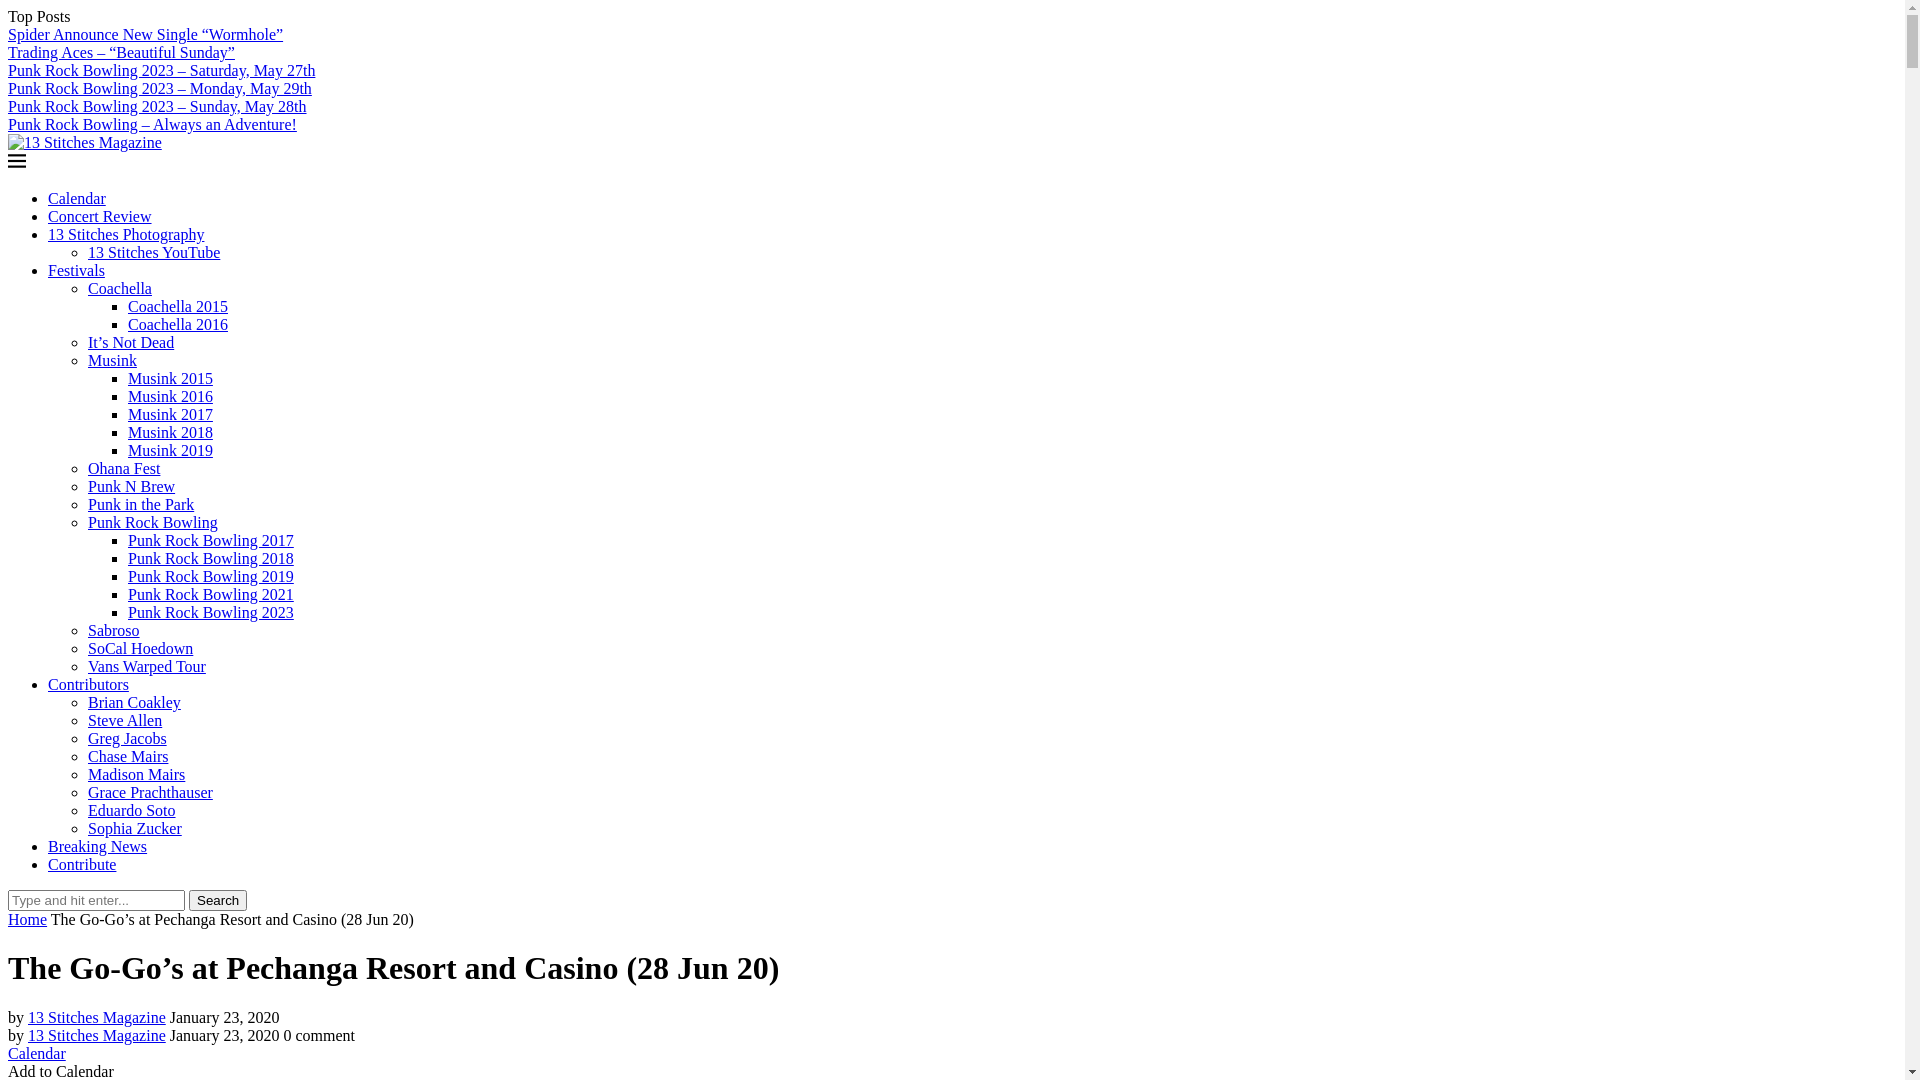 This screenshot has width=1920, height=1080. I want to click on 'Musink 2018', so click(170, 431).